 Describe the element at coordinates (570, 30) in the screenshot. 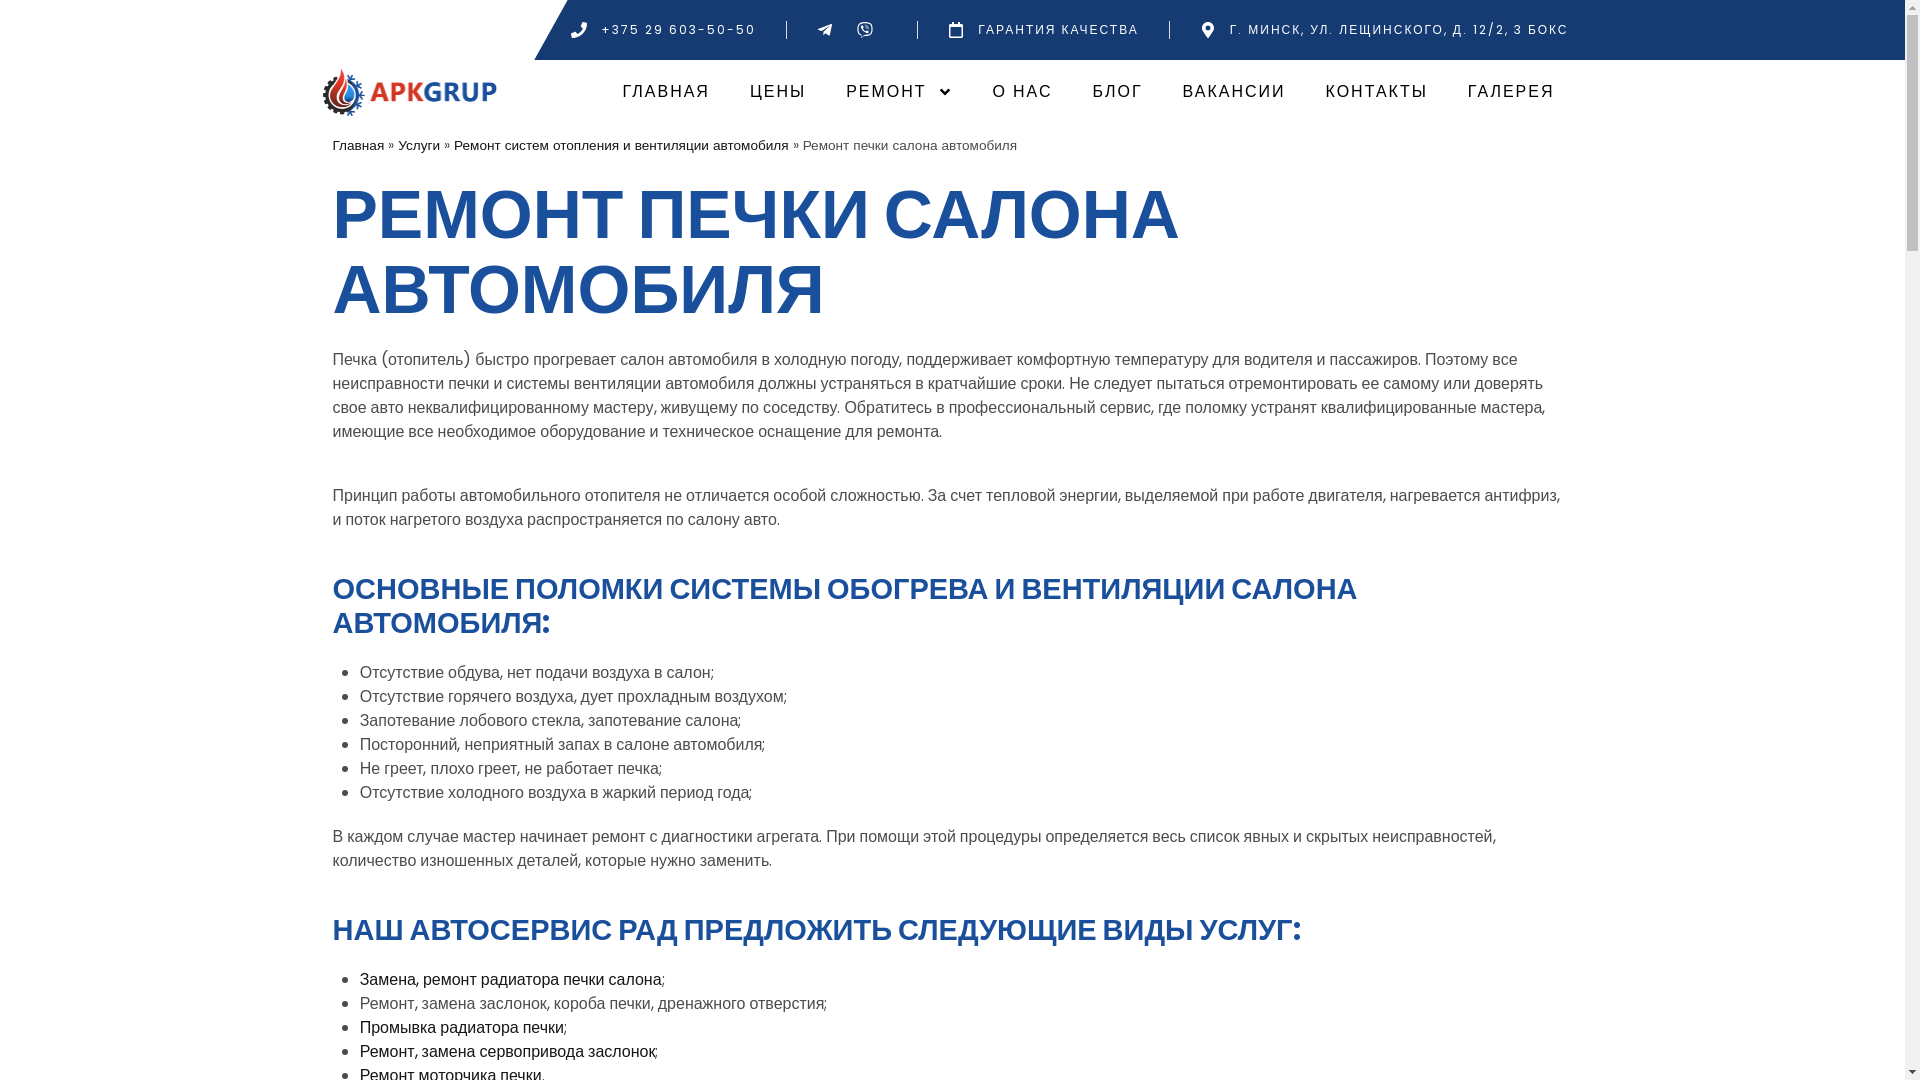

I see `'+375 29 603-50-50'` at that location.